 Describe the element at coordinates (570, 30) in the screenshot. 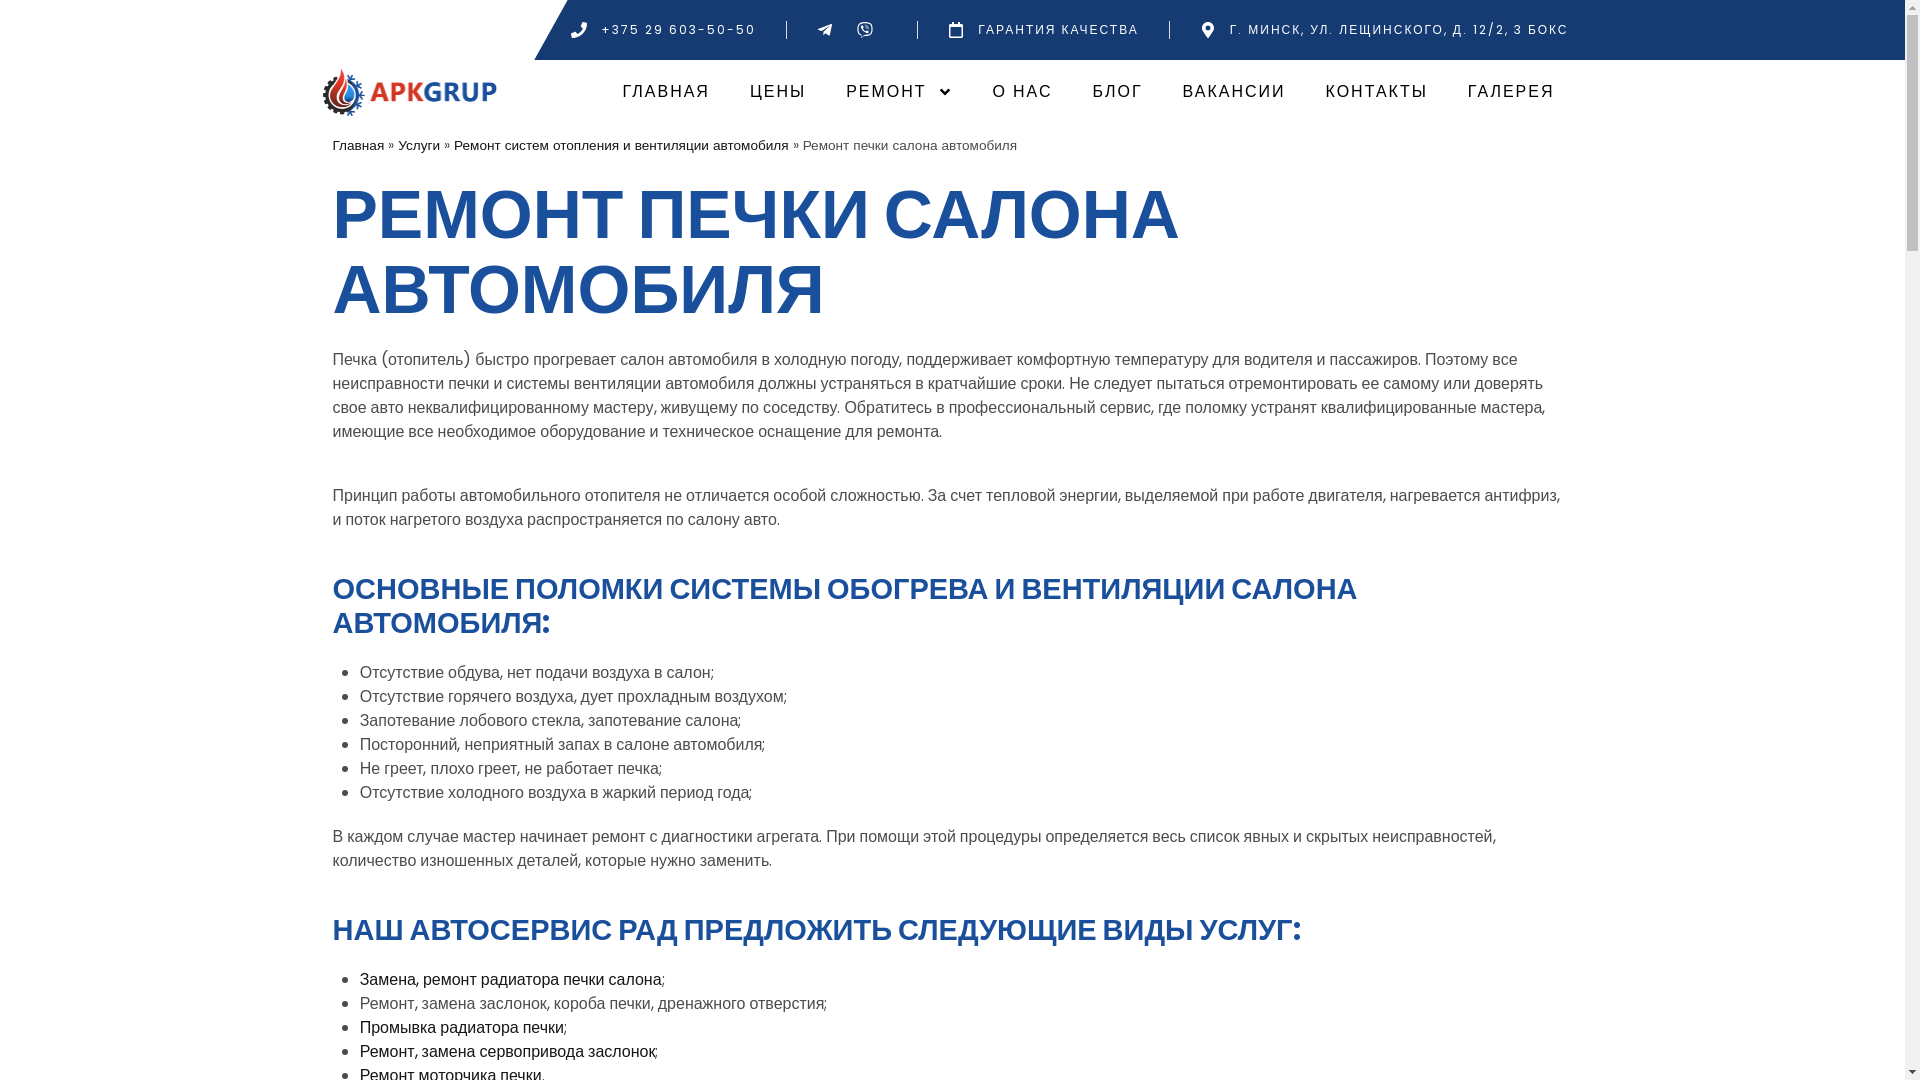

I see `'+375 29 603-50-50'` at that location.